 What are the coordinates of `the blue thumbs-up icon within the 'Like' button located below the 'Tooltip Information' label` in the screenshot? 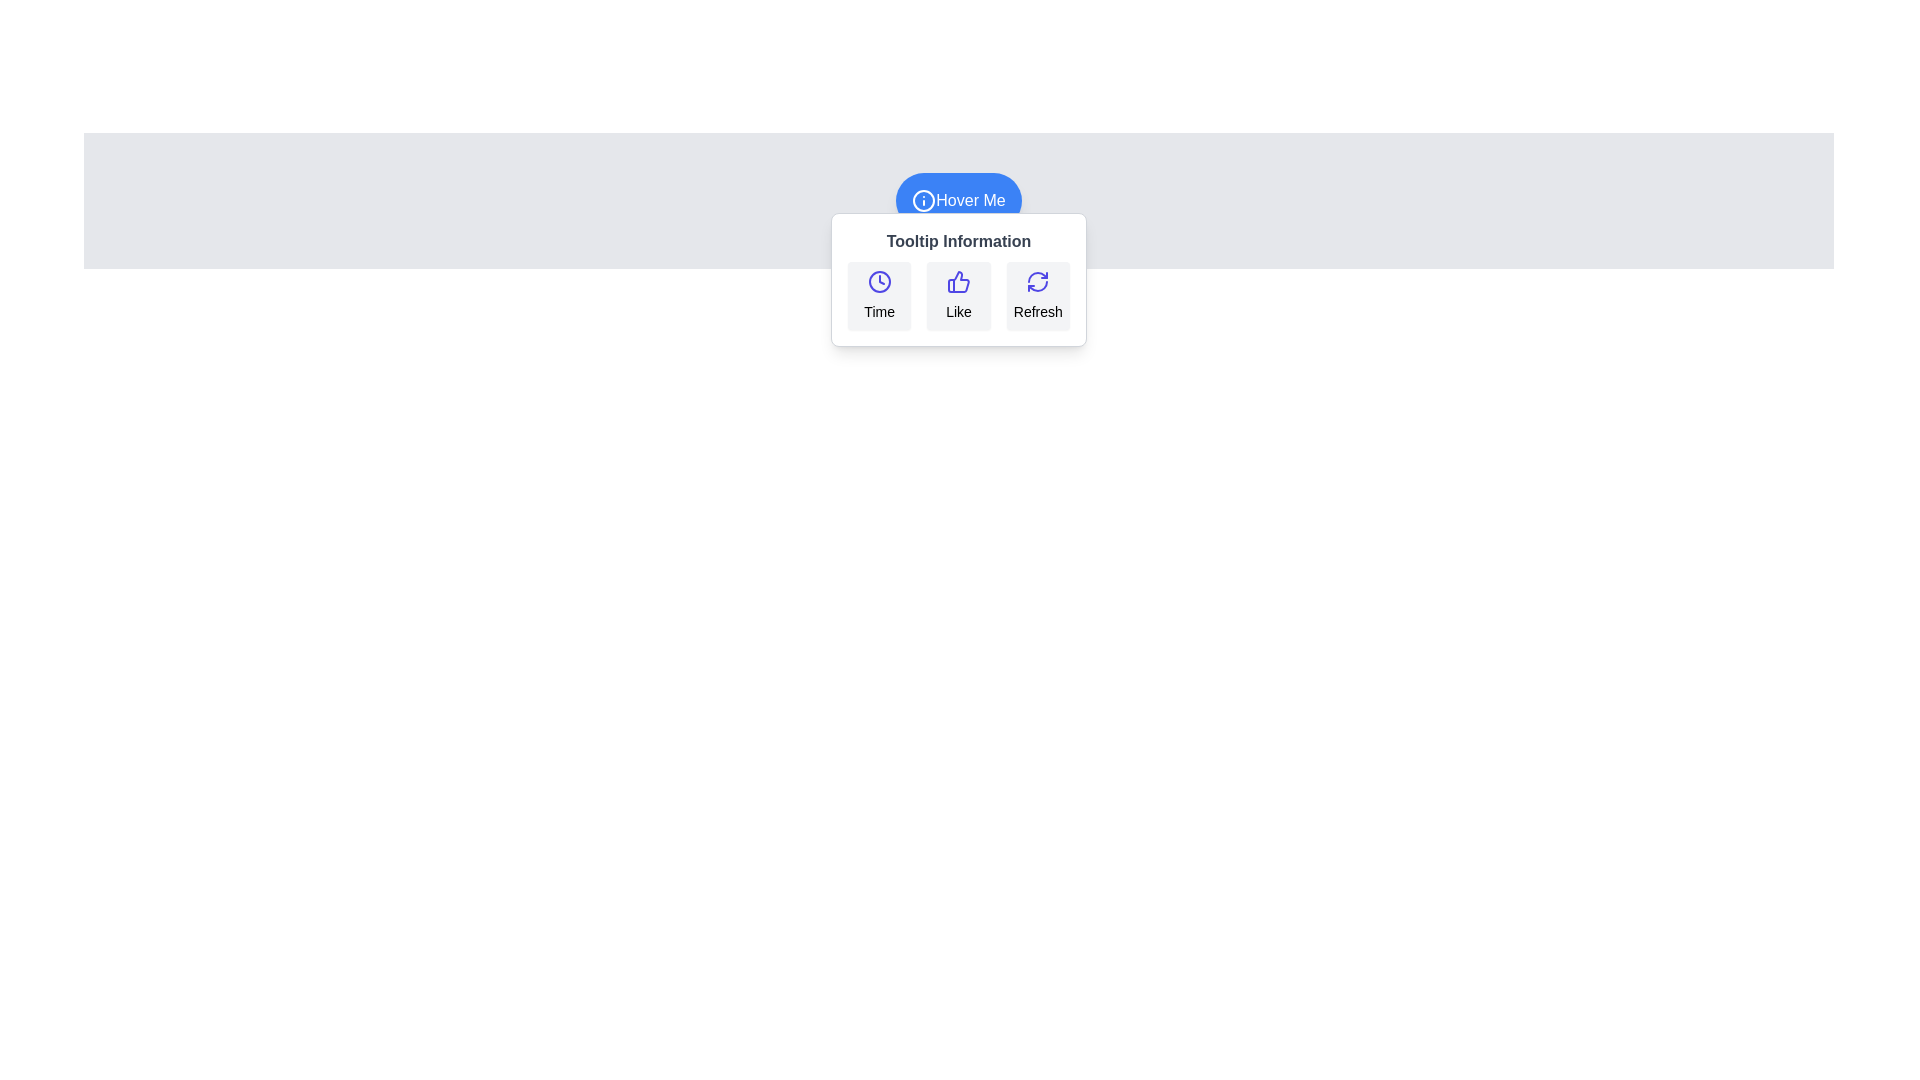 It's located at (958, 281).